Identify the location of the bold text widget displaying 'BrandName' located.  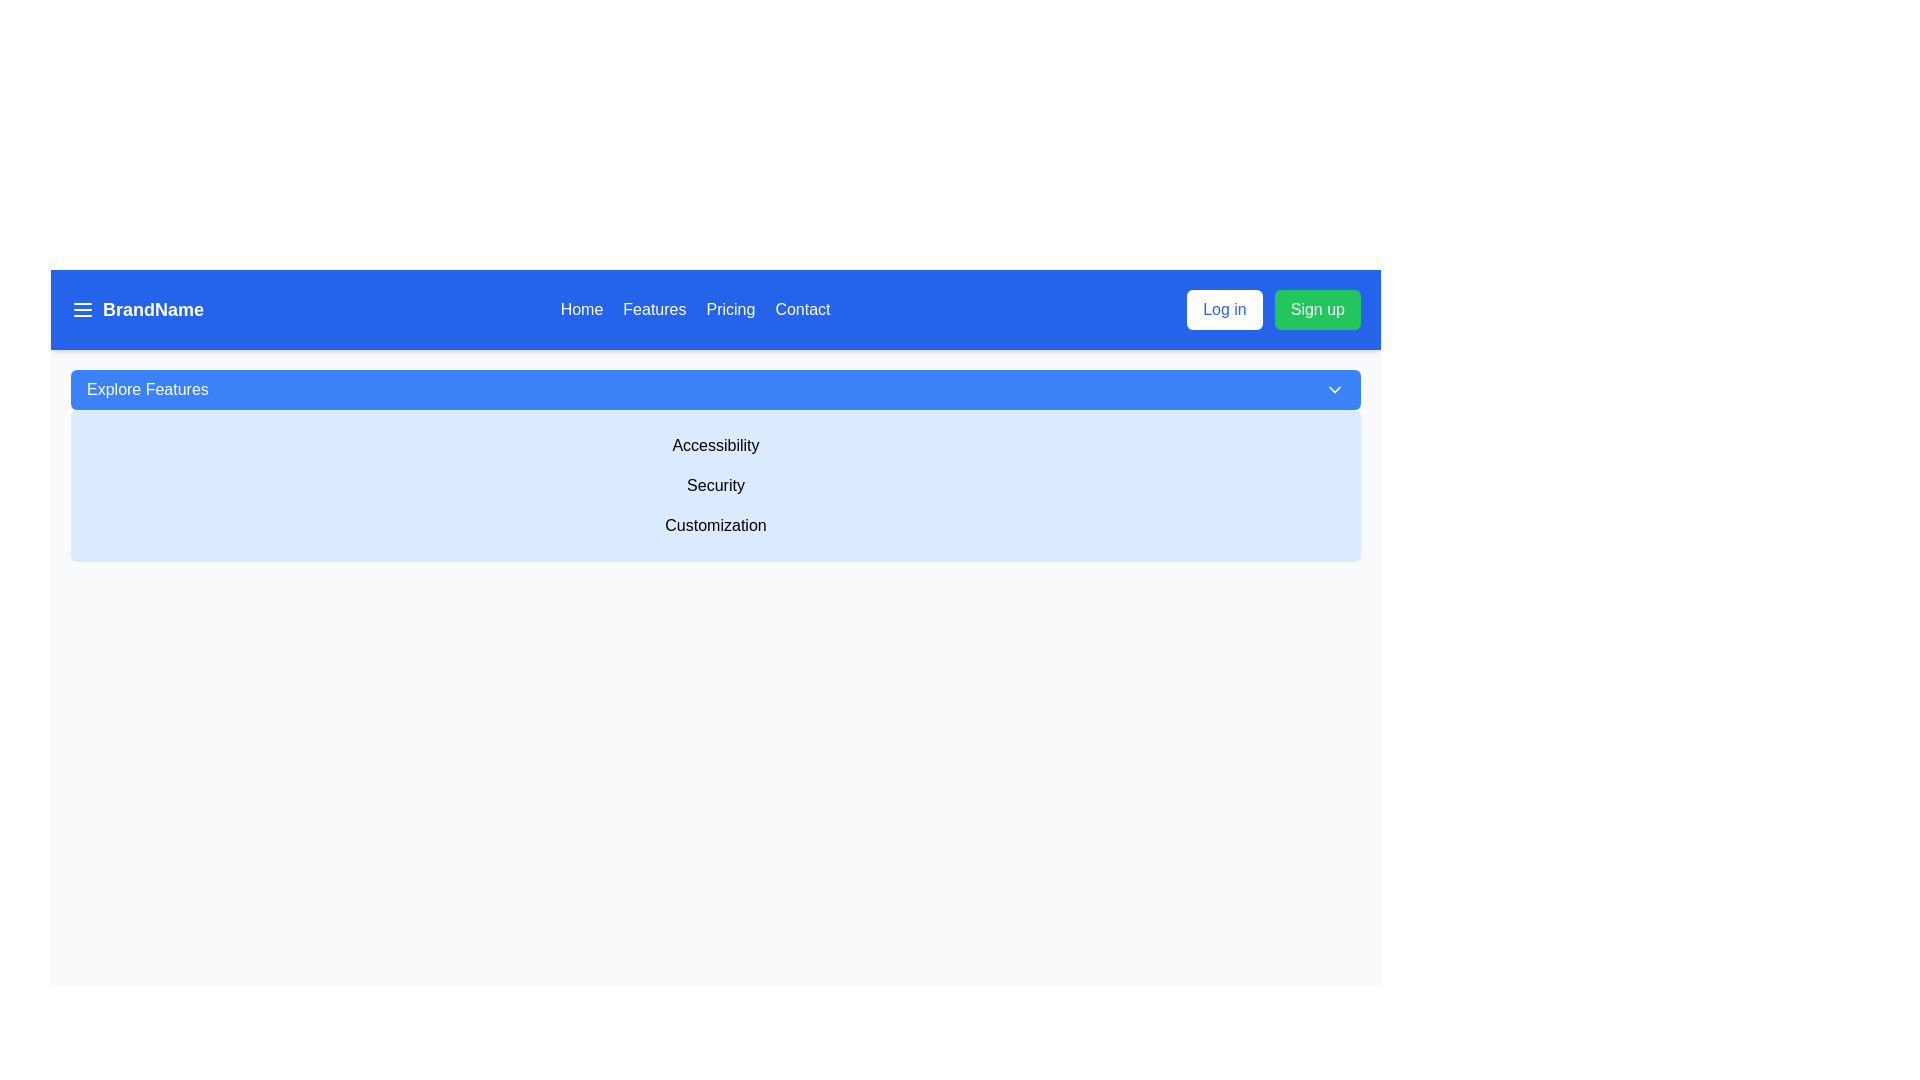
(136, 309).